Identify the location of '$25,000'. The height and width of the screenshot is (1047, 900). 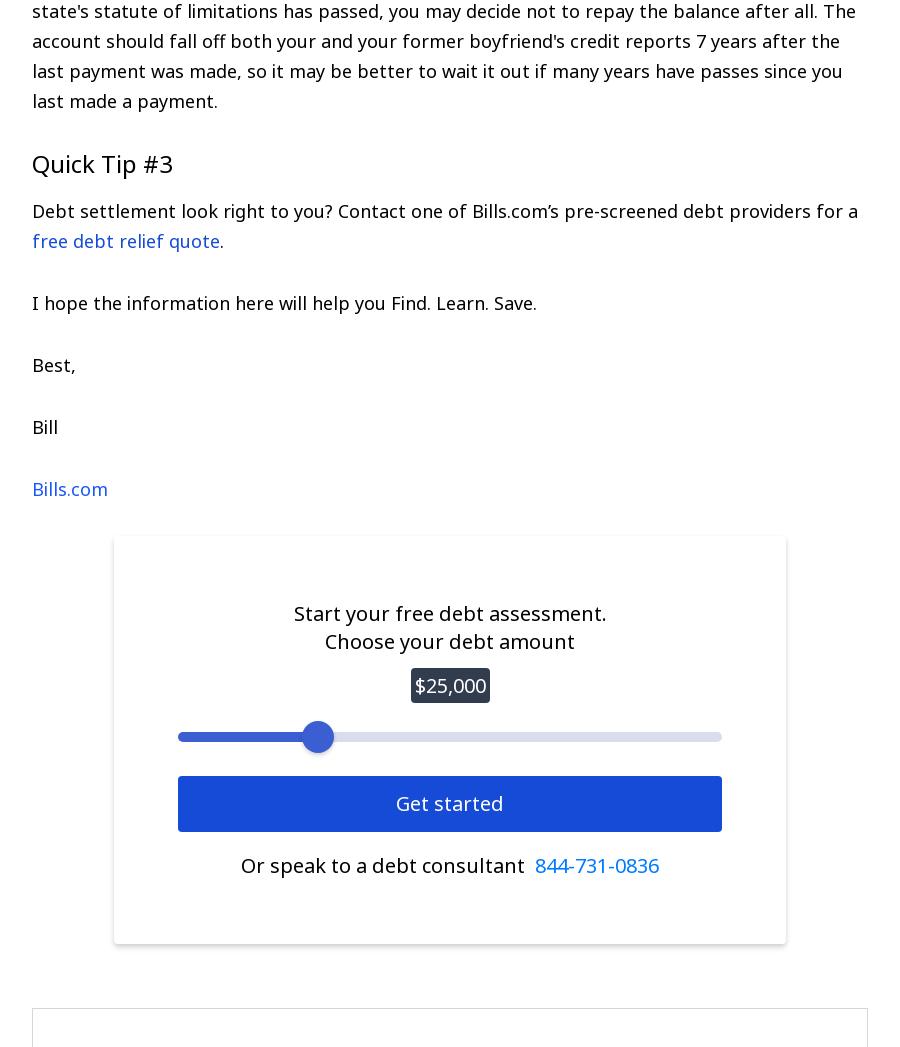
(449, 684).